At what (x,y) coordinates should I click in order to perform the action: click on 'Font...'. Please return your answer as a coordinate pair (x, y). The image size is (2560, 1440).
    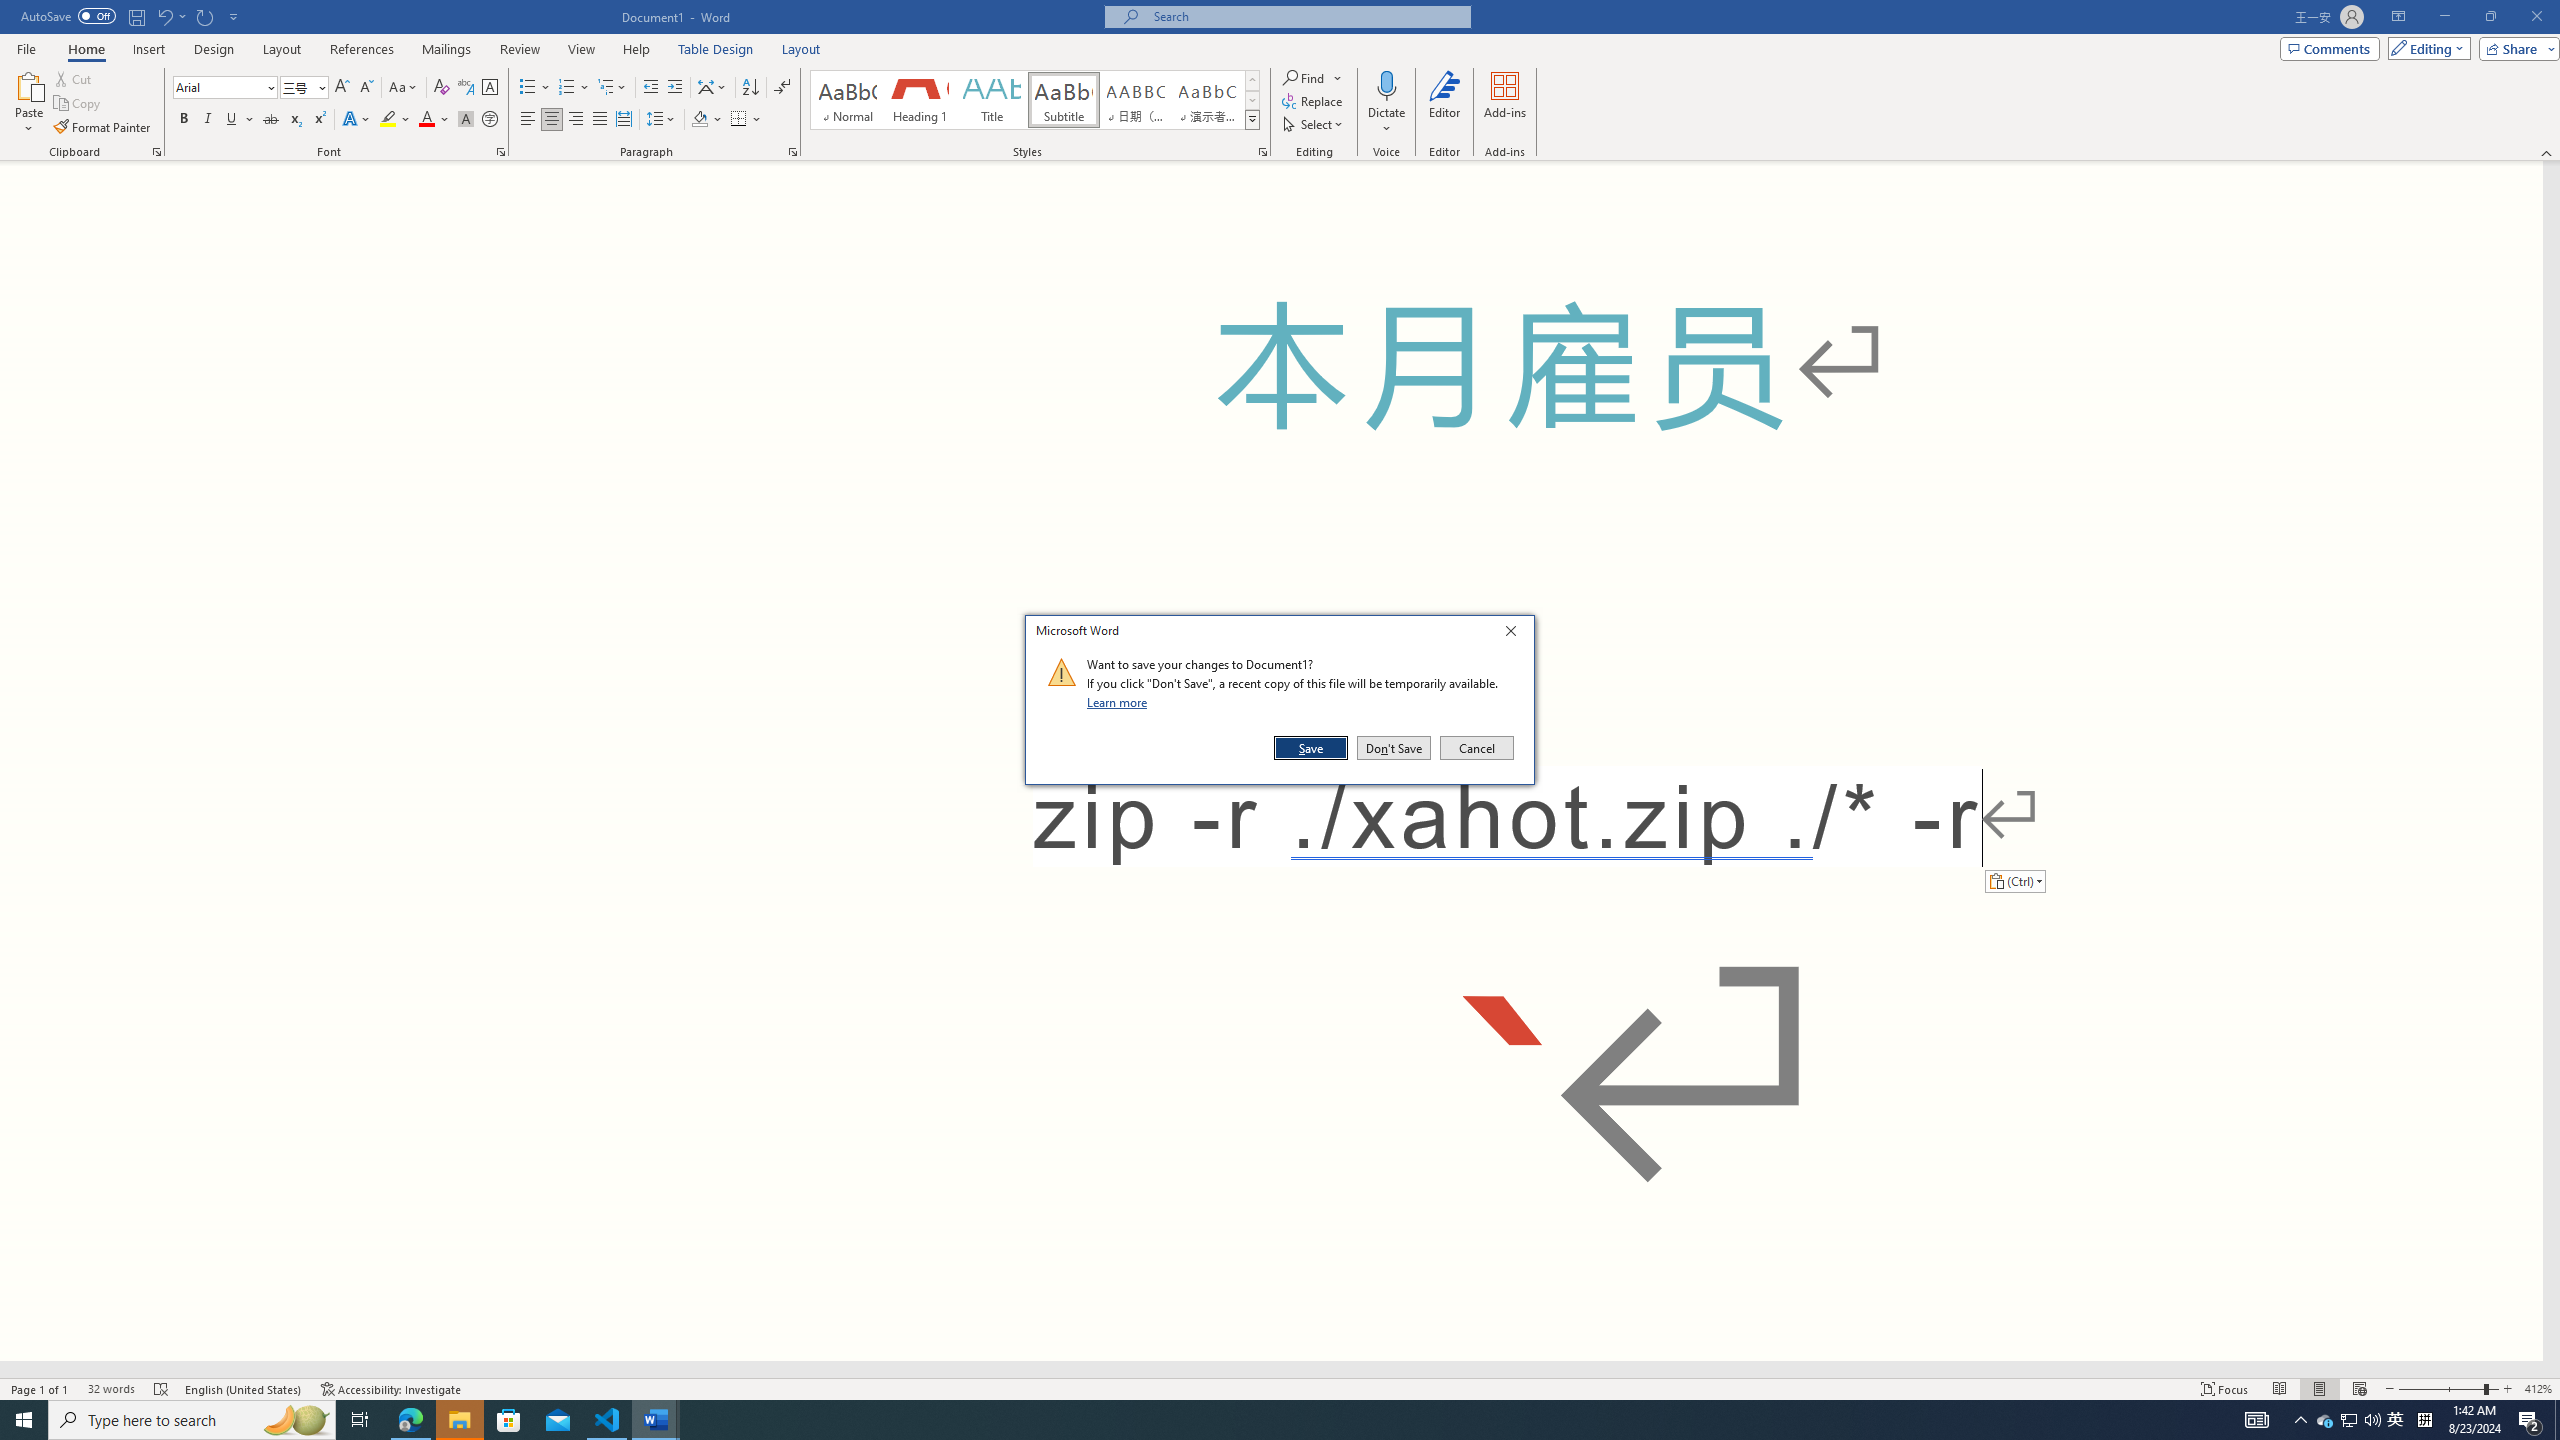
    Looking at the image, I should click on (501, 150).